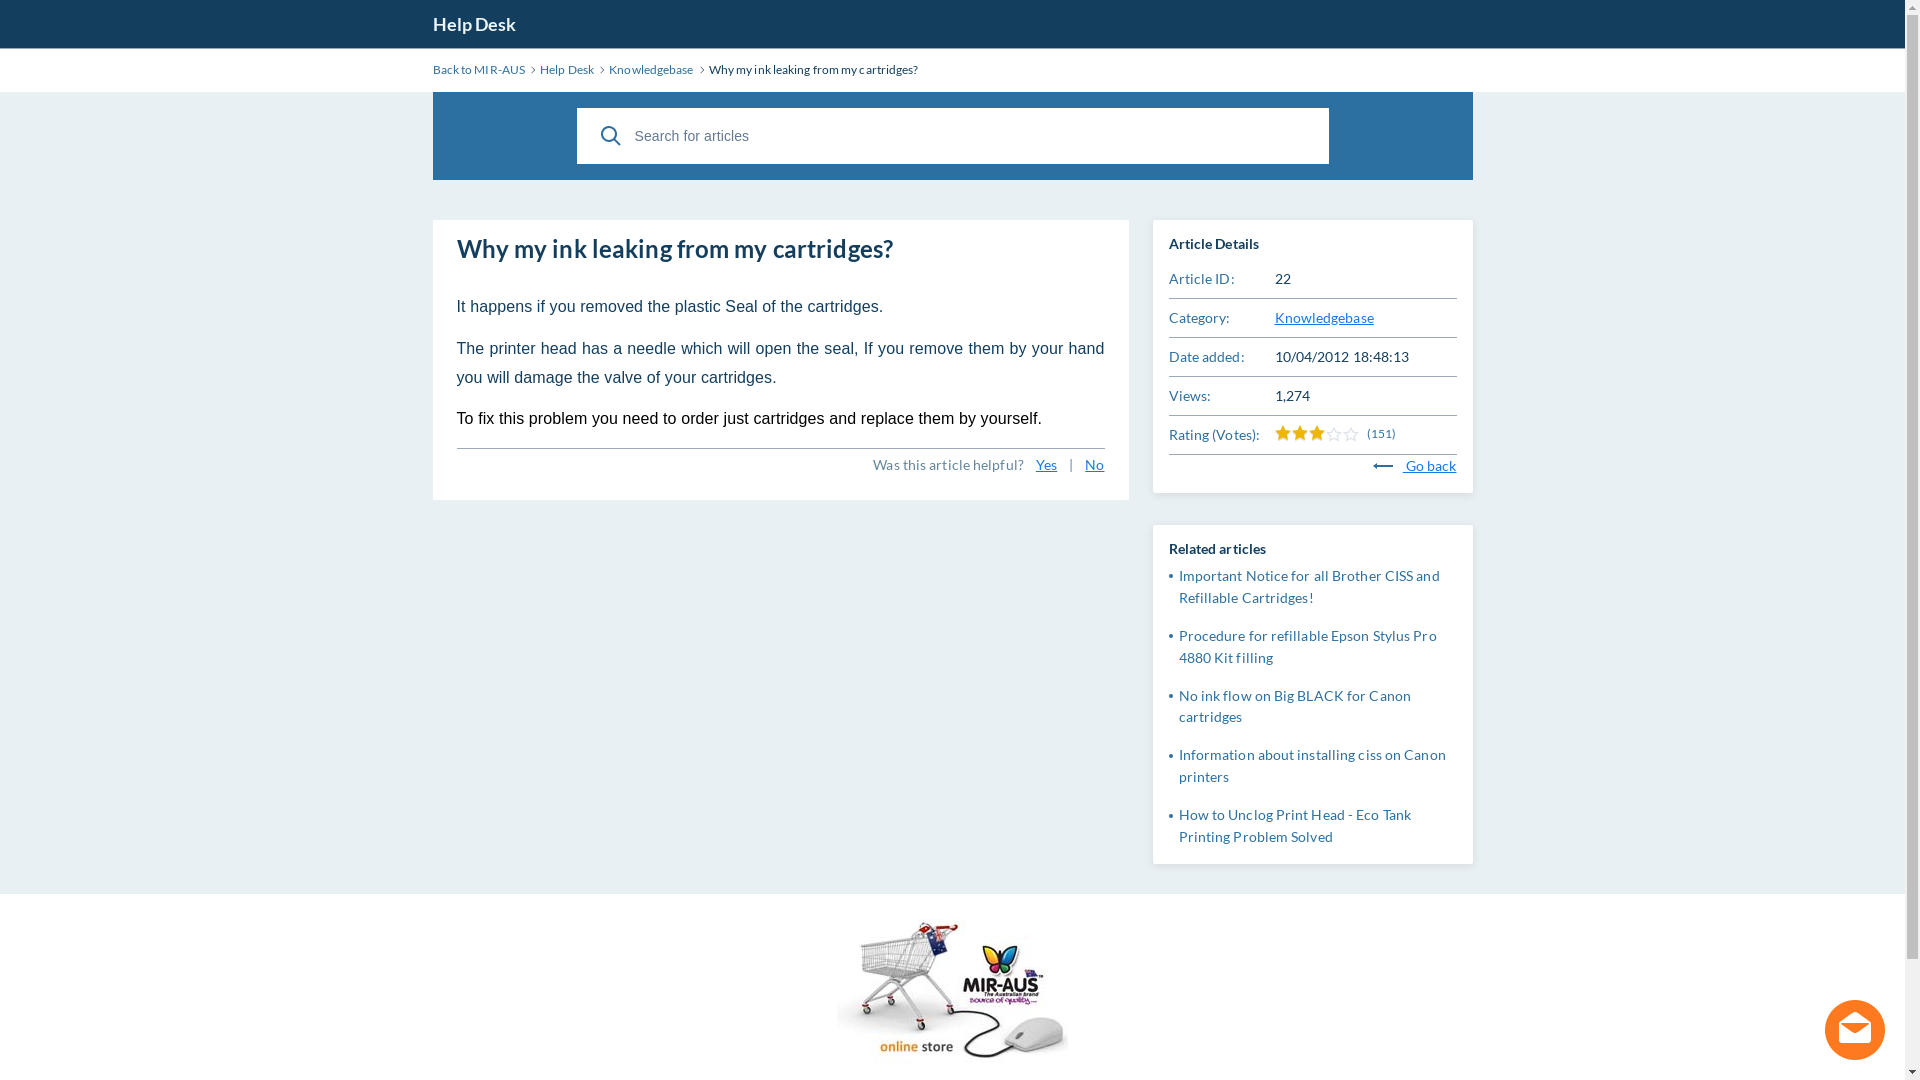 The width and height of the screenshot is (1920, 1080). What do you see at coordinates (1177, 825) in the screenshot?
I see `'How to Unclog Print Head - Eco Tank Printing Problem Solved'` at bounding box center [1177, 825].